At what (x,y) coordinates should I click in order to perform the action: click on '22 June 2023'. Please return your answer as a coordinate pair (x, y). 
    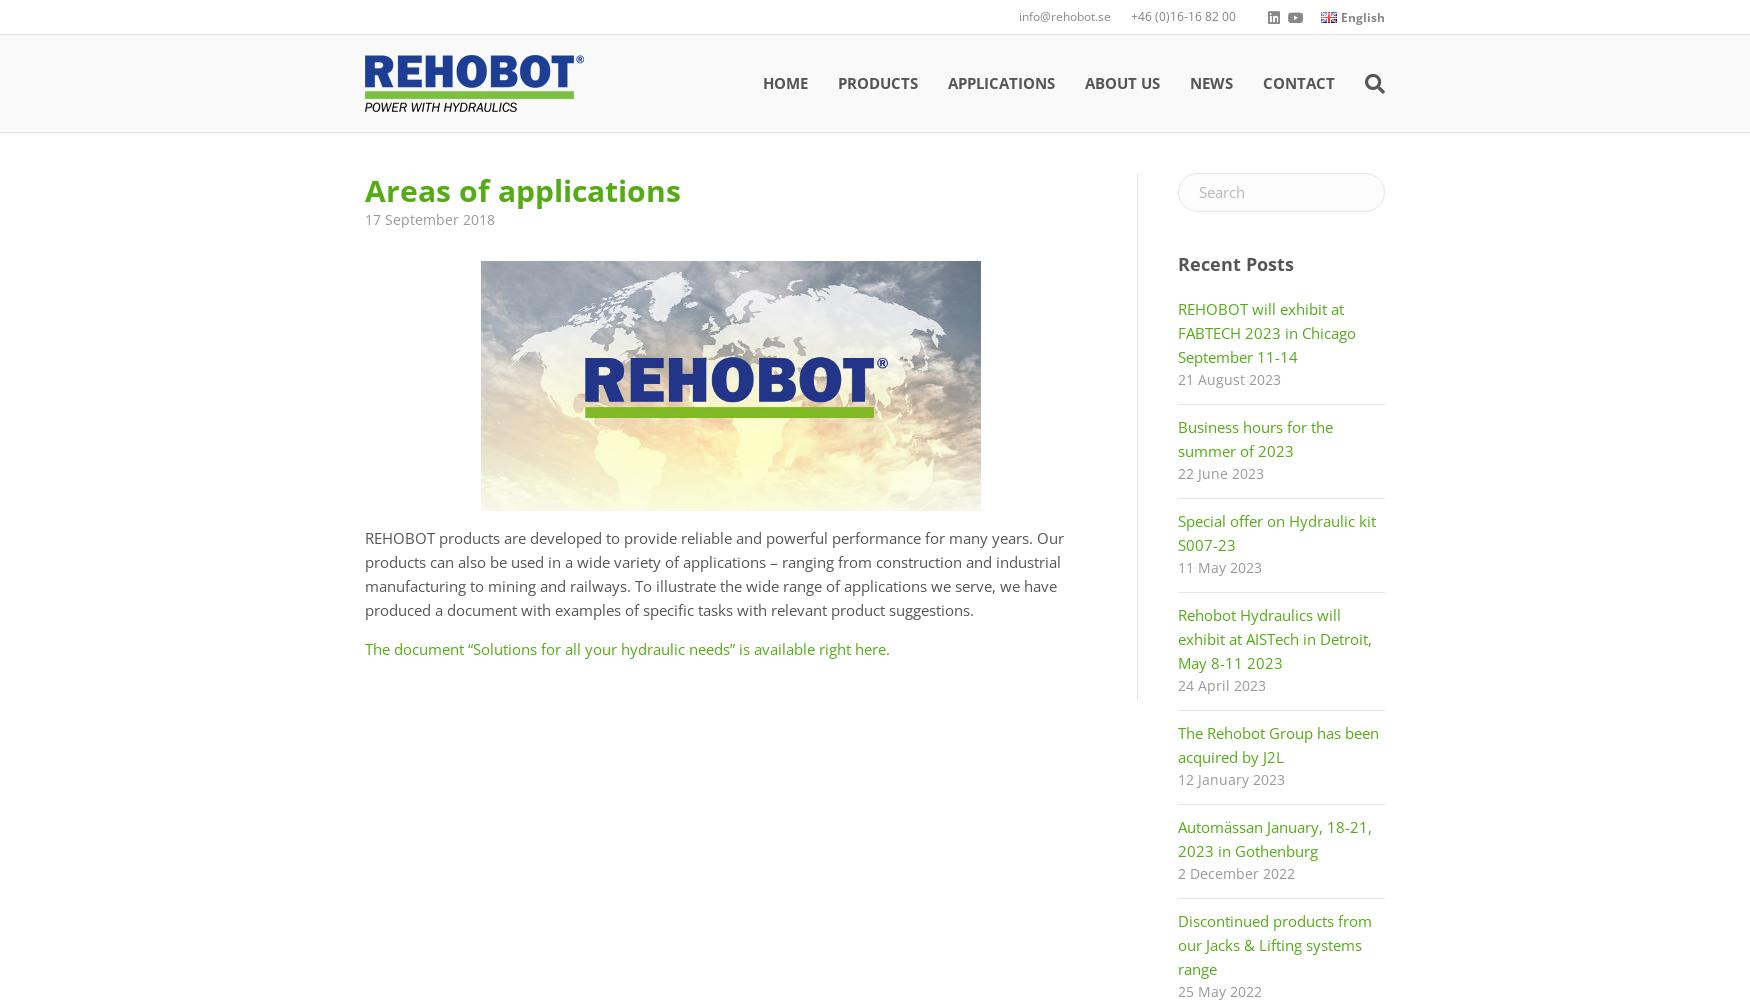
    Looking at the image, I should click on (1176, 472).